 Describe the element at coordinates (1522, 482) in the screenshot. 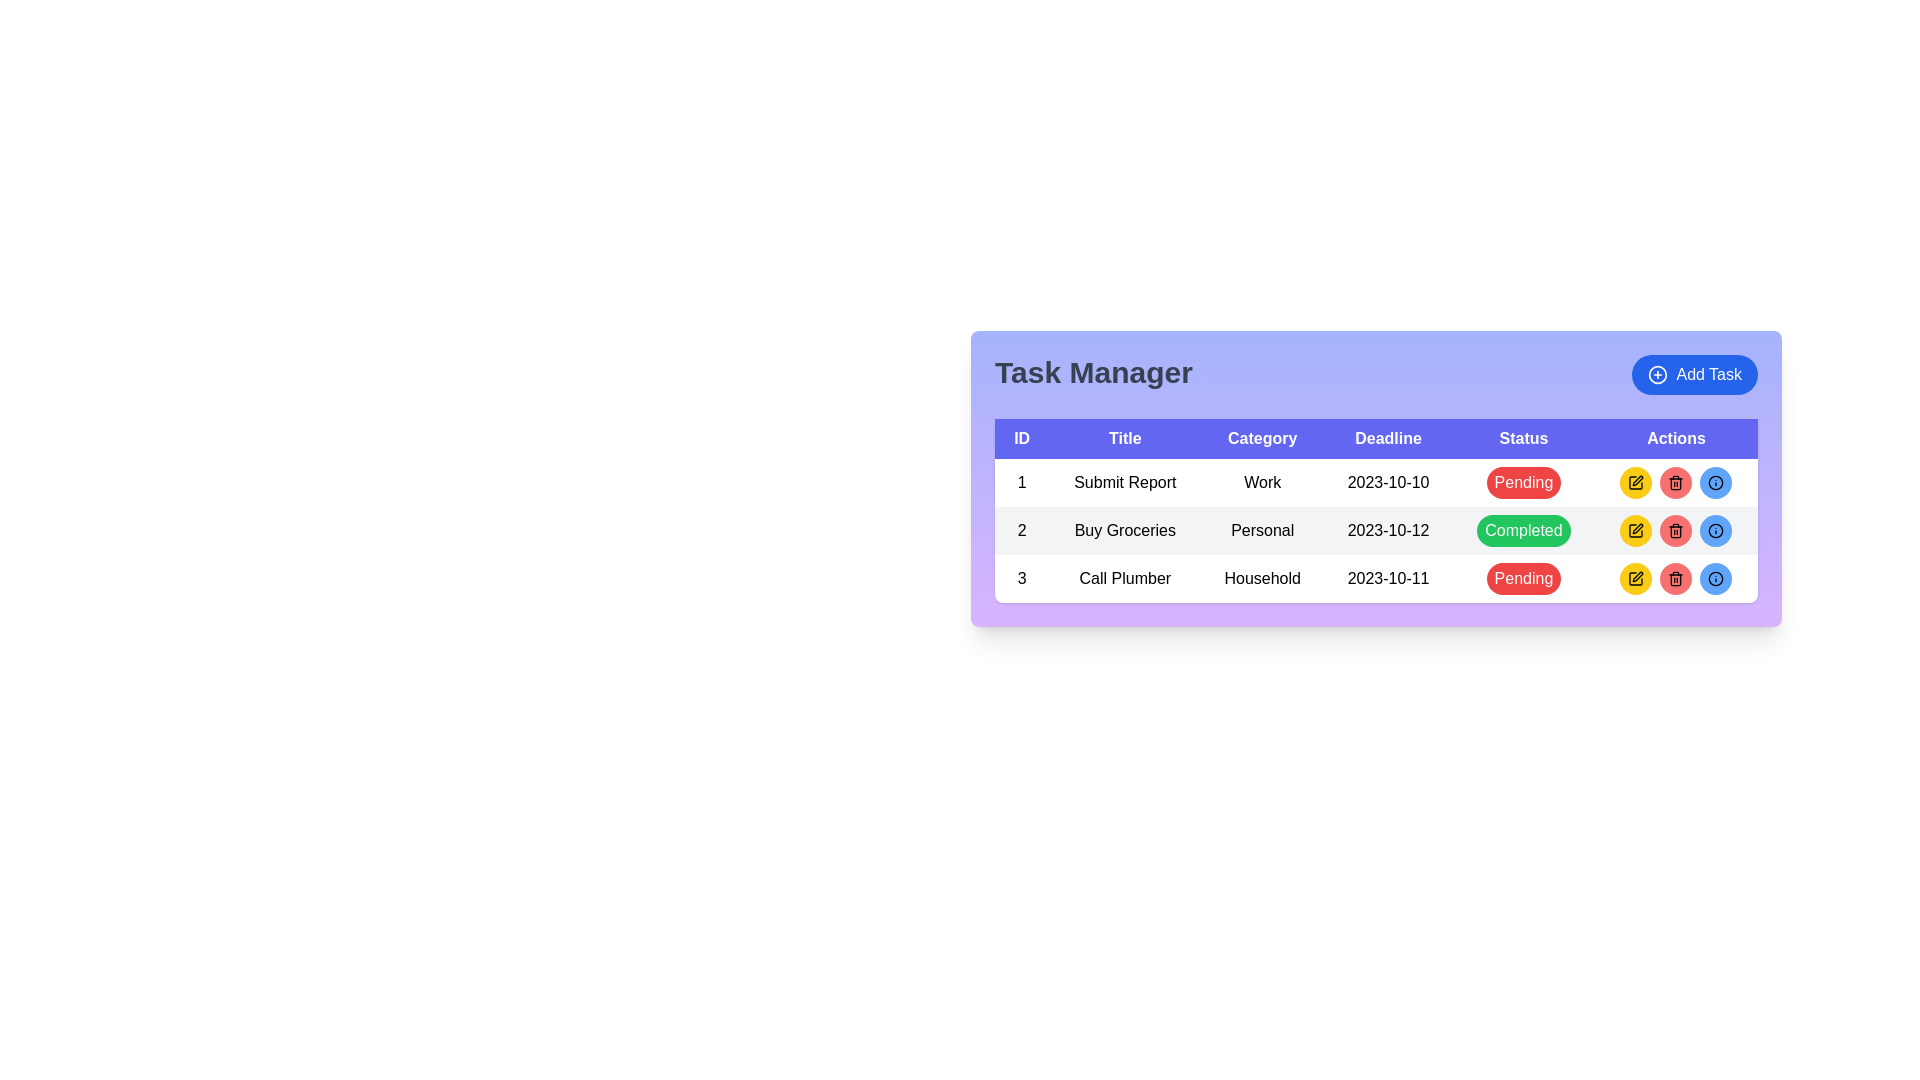

I see `the 'Pending' status indicator badge located in the 'Status' column of the top row corresponding to the task titled 'Submit Report'` at that location.